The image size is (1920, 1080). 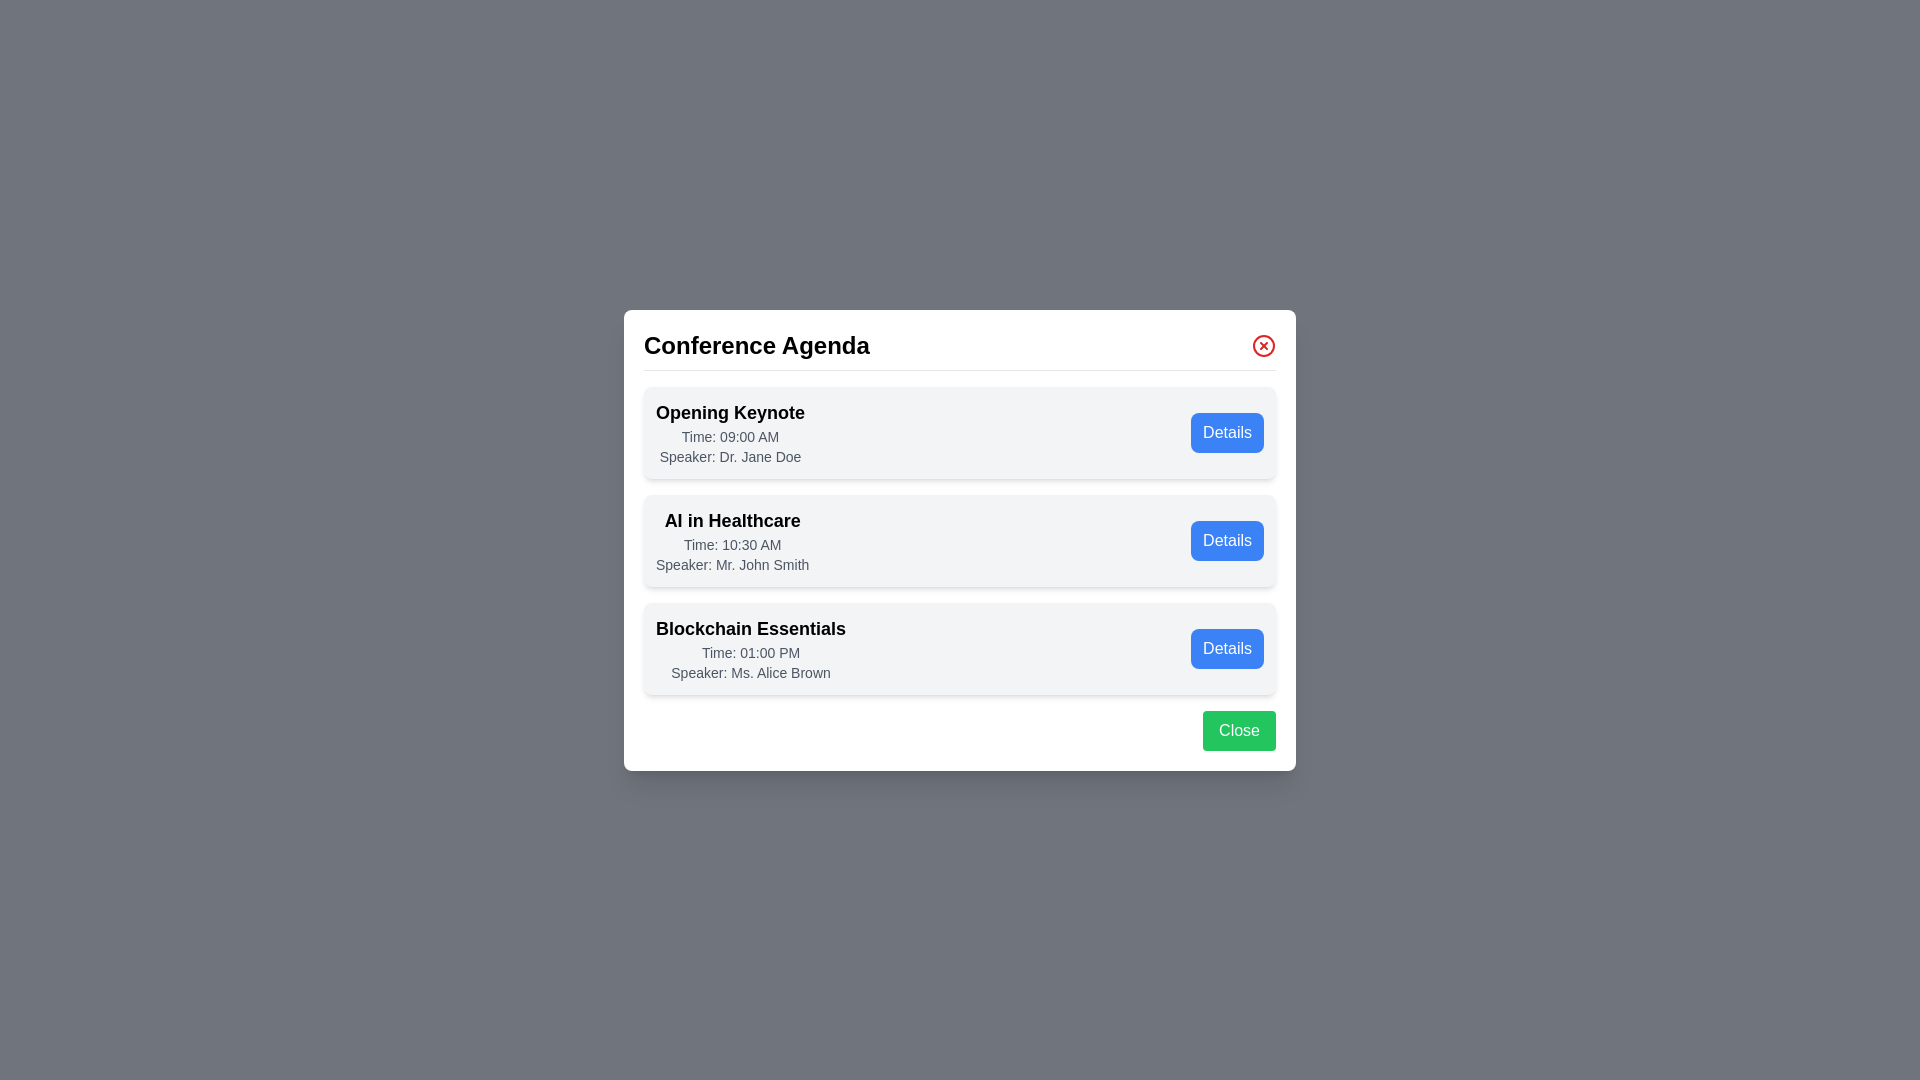 I want to click on the close button at the top right of the dialog, so click(x=1262, y=344).